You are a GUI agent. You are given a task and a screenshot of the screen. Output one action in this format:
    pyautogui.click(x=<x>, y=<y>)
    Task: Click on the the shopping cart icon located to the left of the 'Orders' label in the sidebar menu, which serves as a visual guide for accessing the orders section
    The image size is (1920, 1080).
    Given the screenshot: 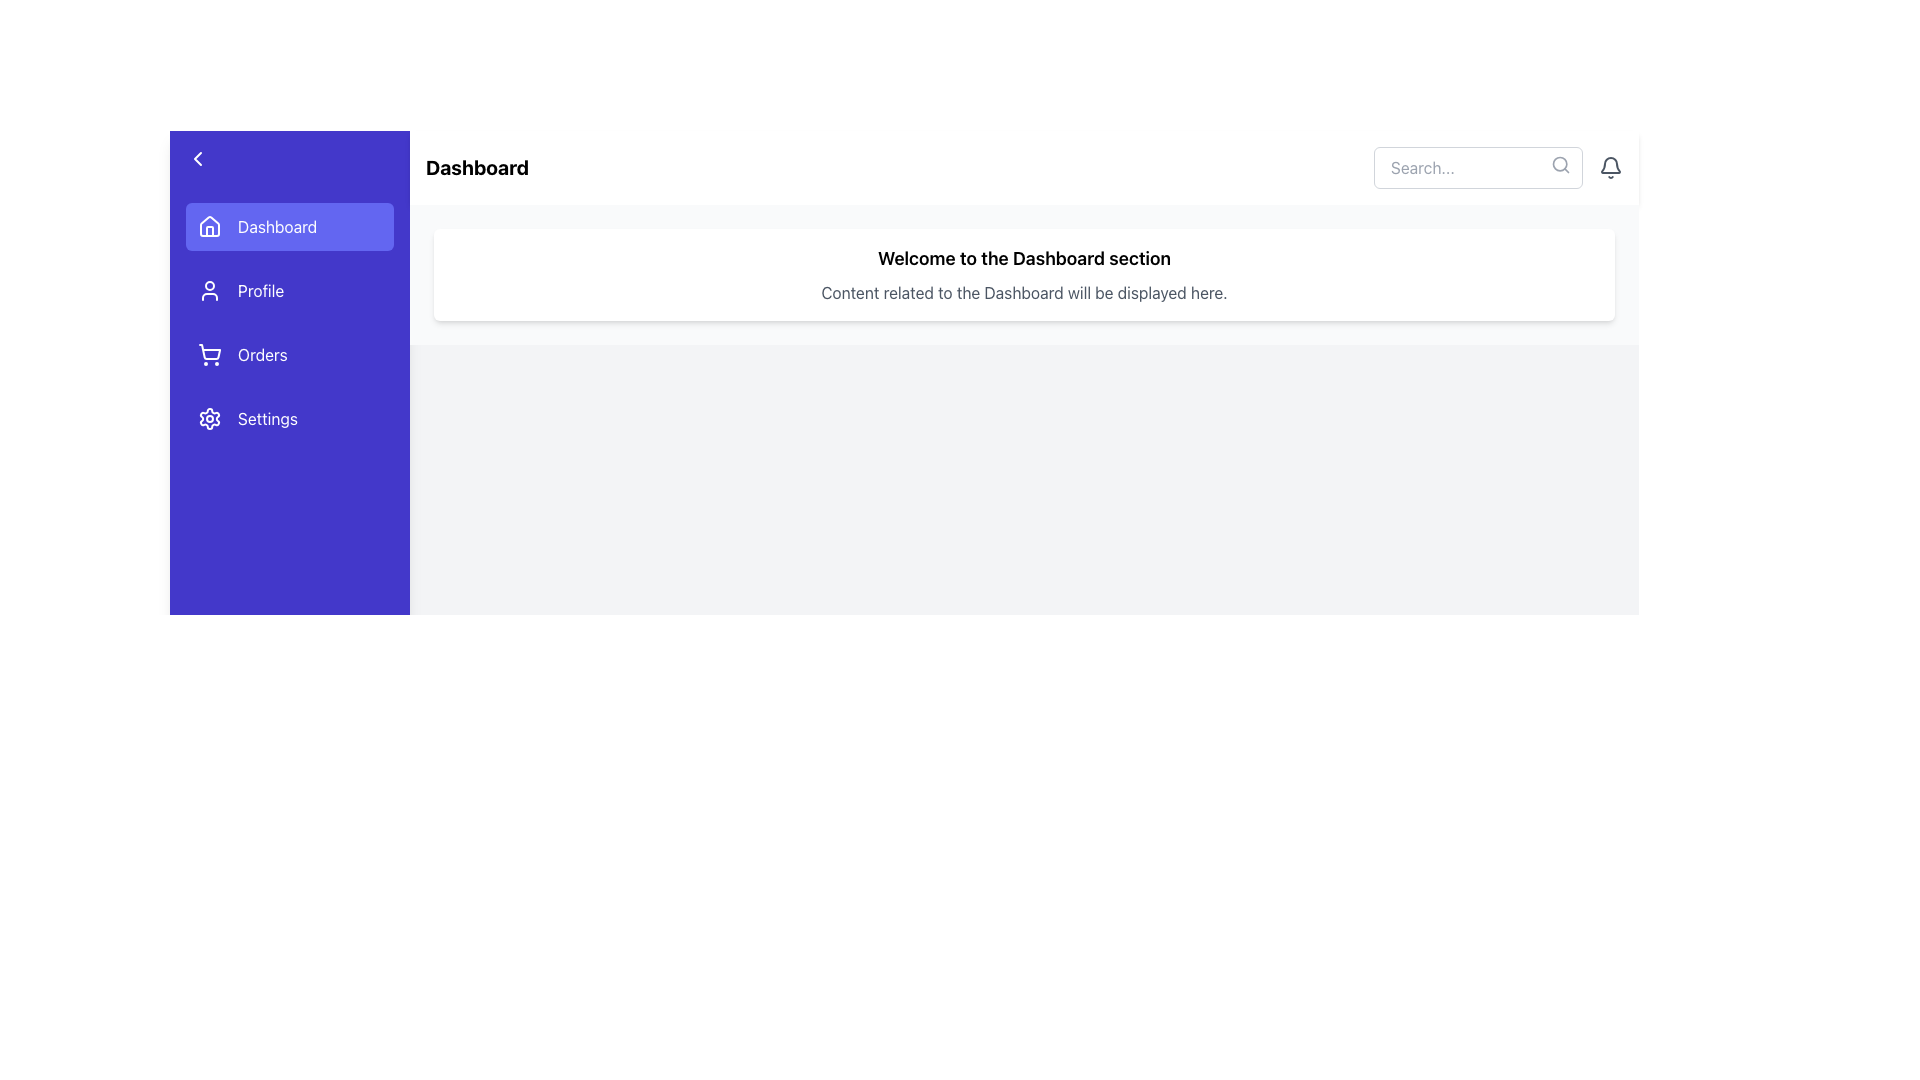 What is the action you would take?
    pyautogui.click(x=210, y=351)
    